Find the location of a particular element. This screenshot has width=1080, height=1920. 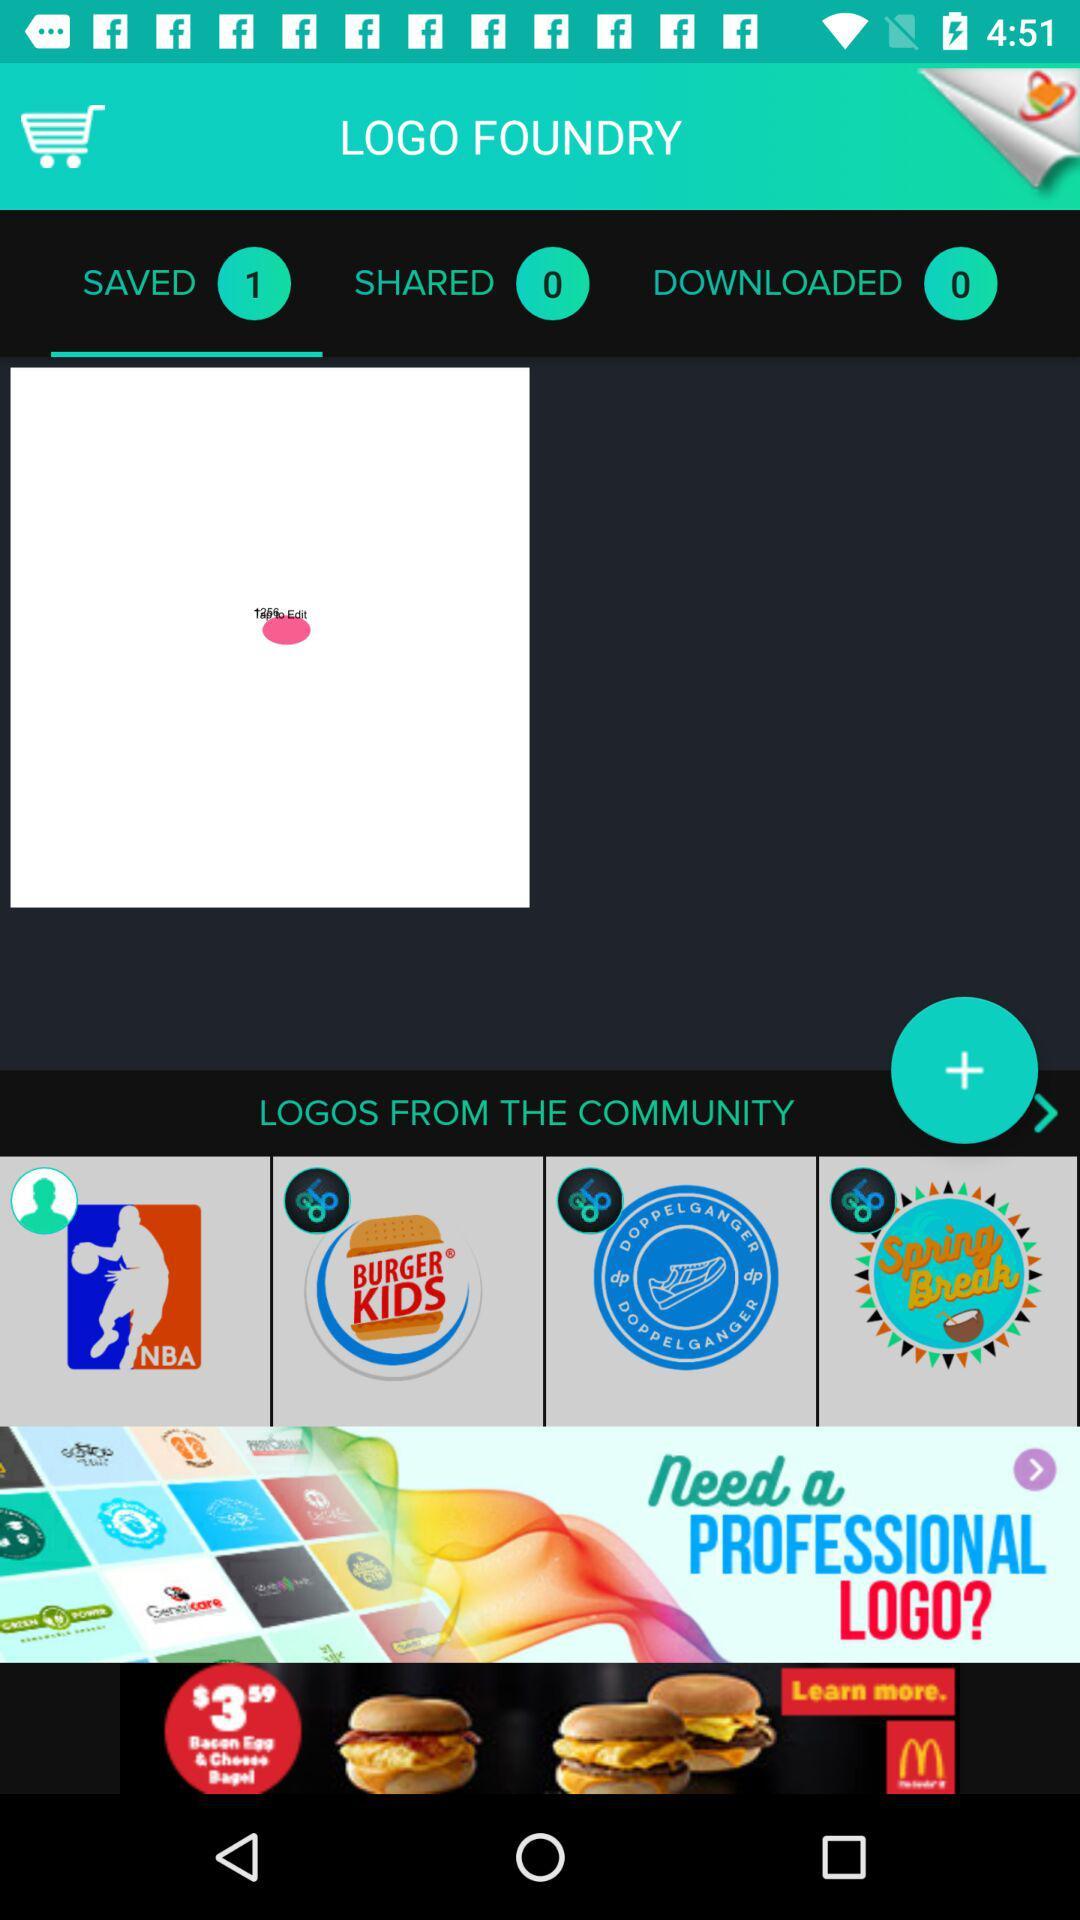

log in is located at coordinates (540, 1543).